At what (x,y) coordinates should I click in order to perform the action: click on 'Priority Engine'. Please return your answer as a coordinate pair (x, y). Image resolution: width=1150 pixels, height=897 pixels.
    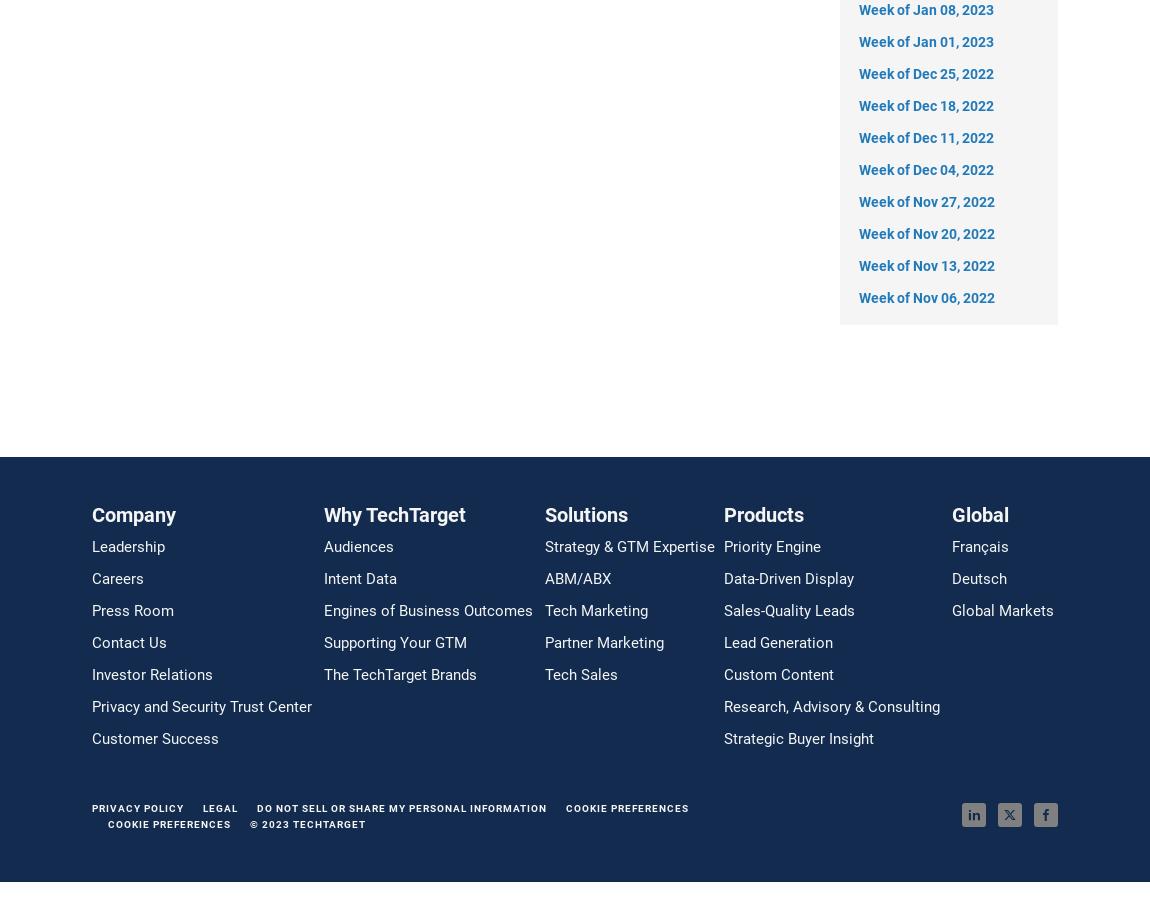
    Looking at the image, I should click on (771, 546).